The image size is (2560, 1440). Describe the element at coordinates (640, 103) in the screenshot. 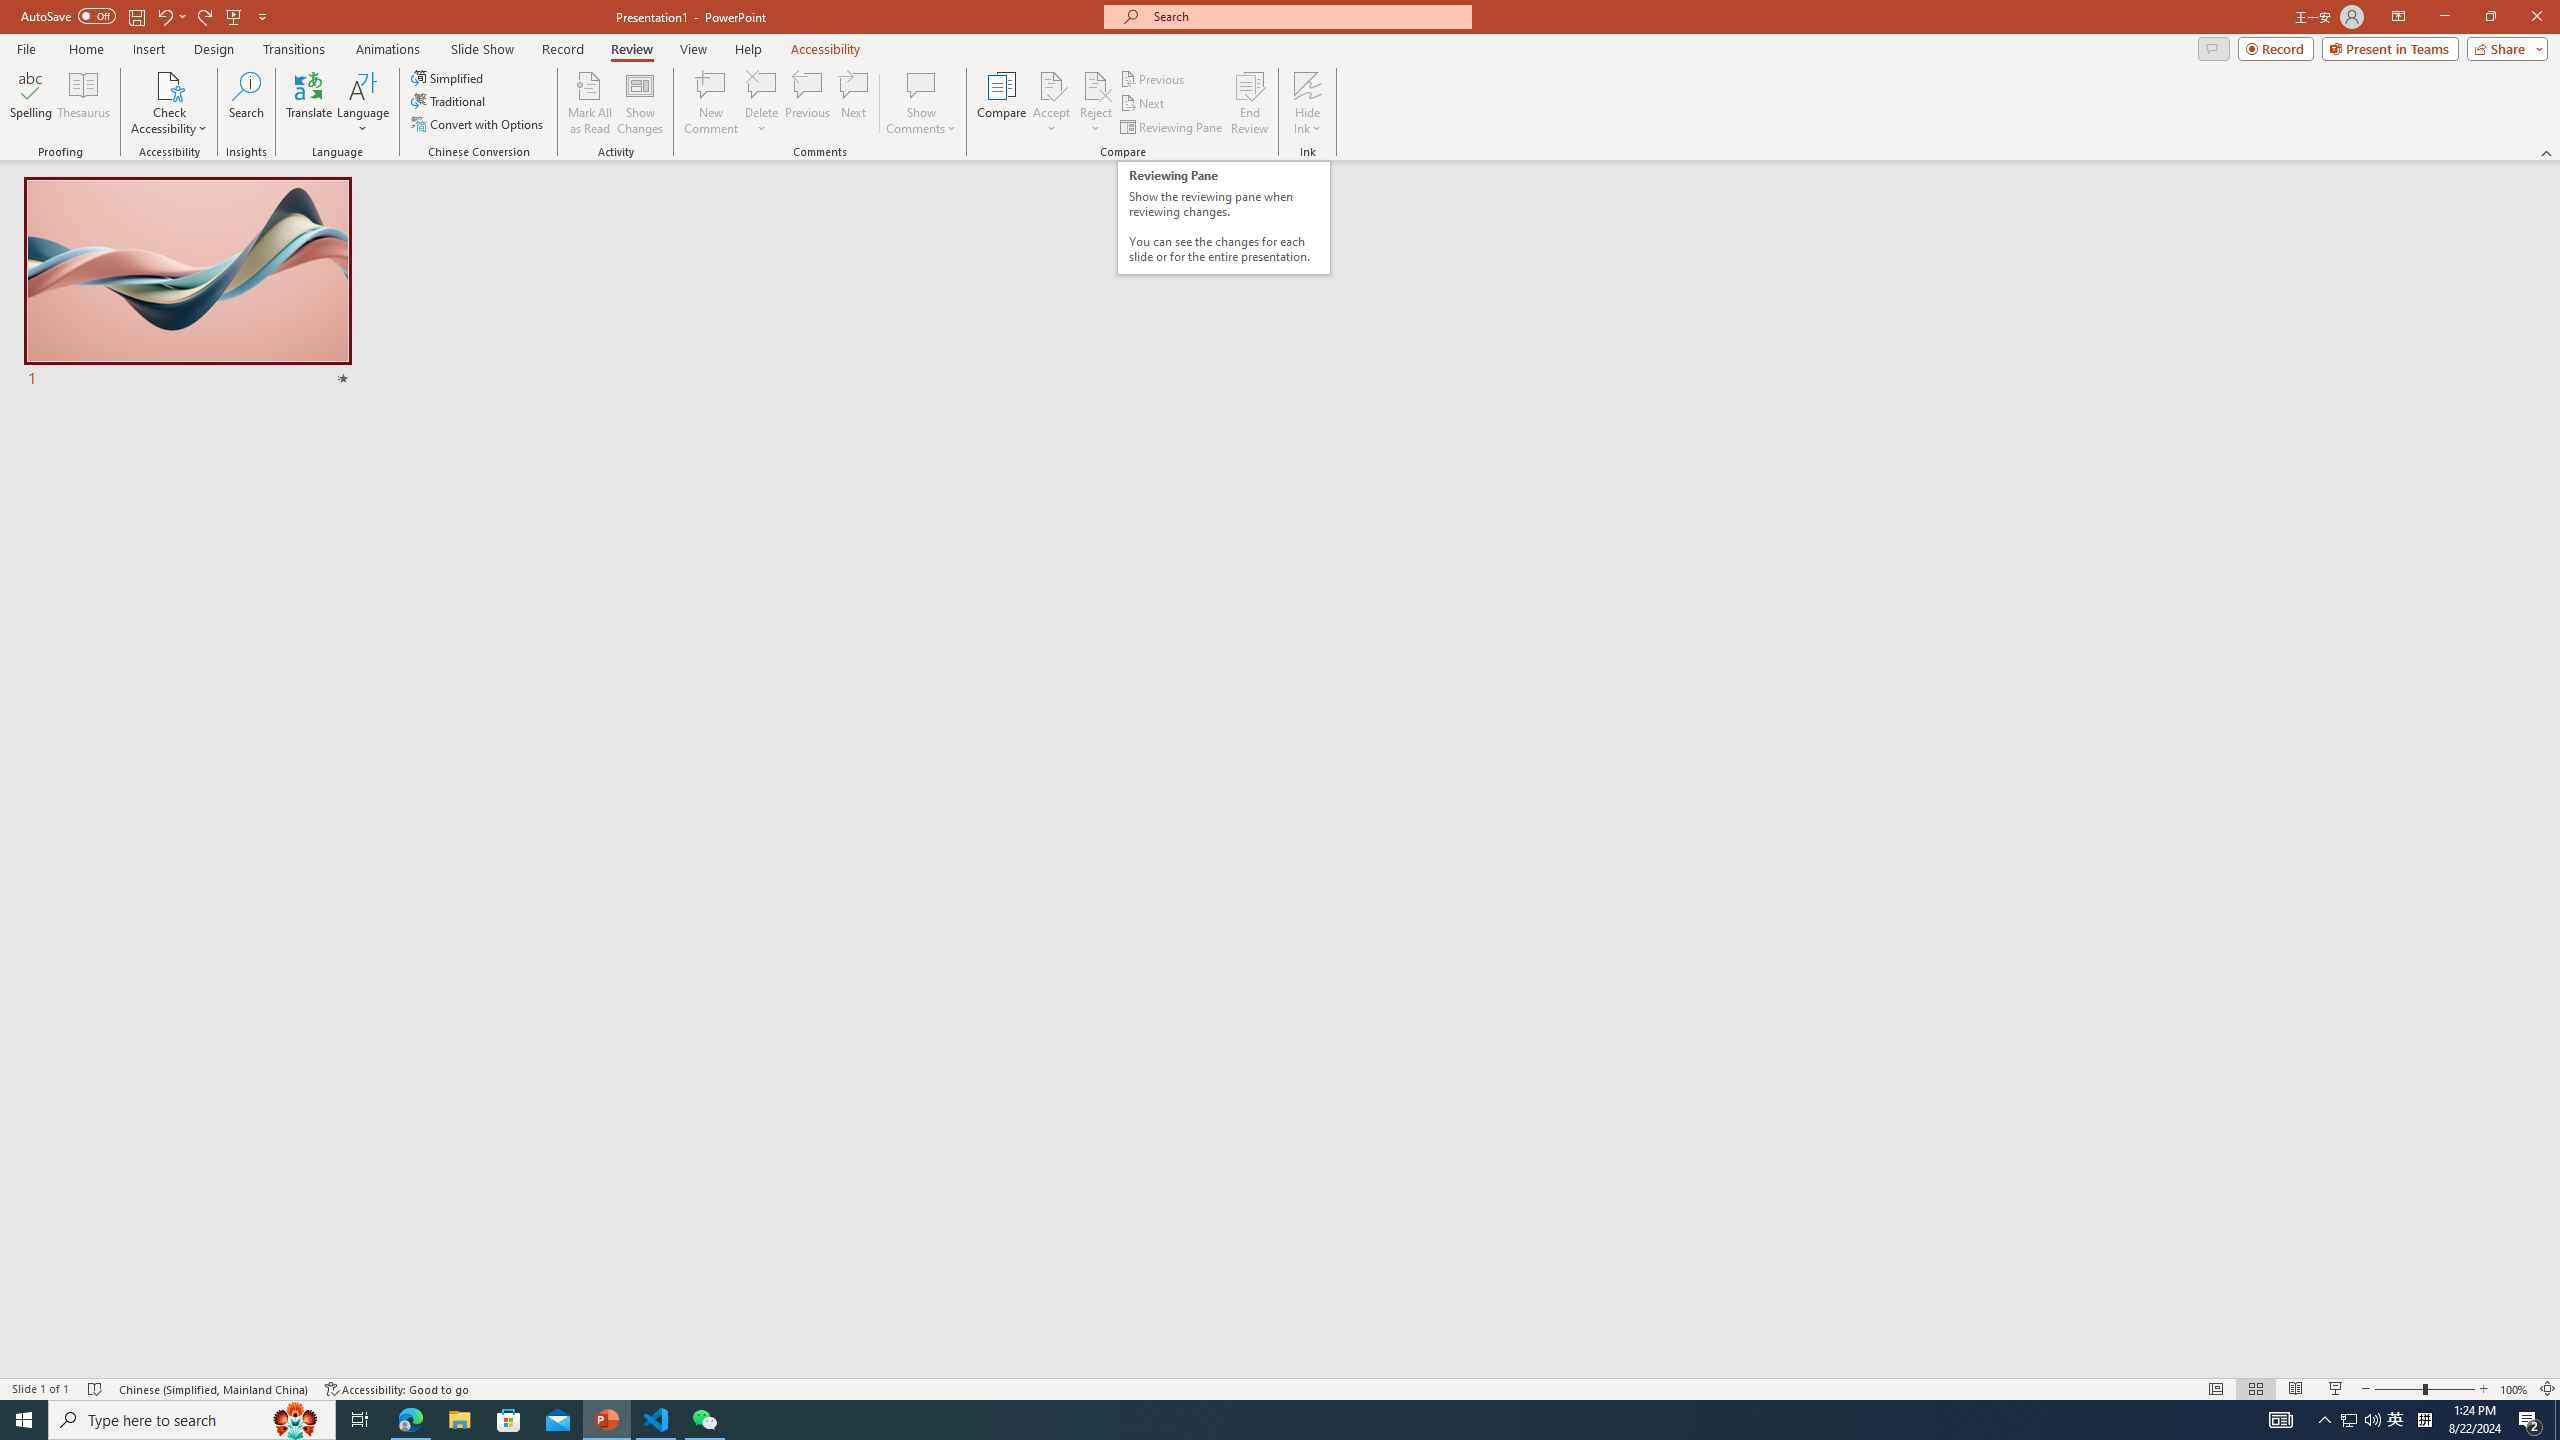

I see `'Show Changes'` at that location.